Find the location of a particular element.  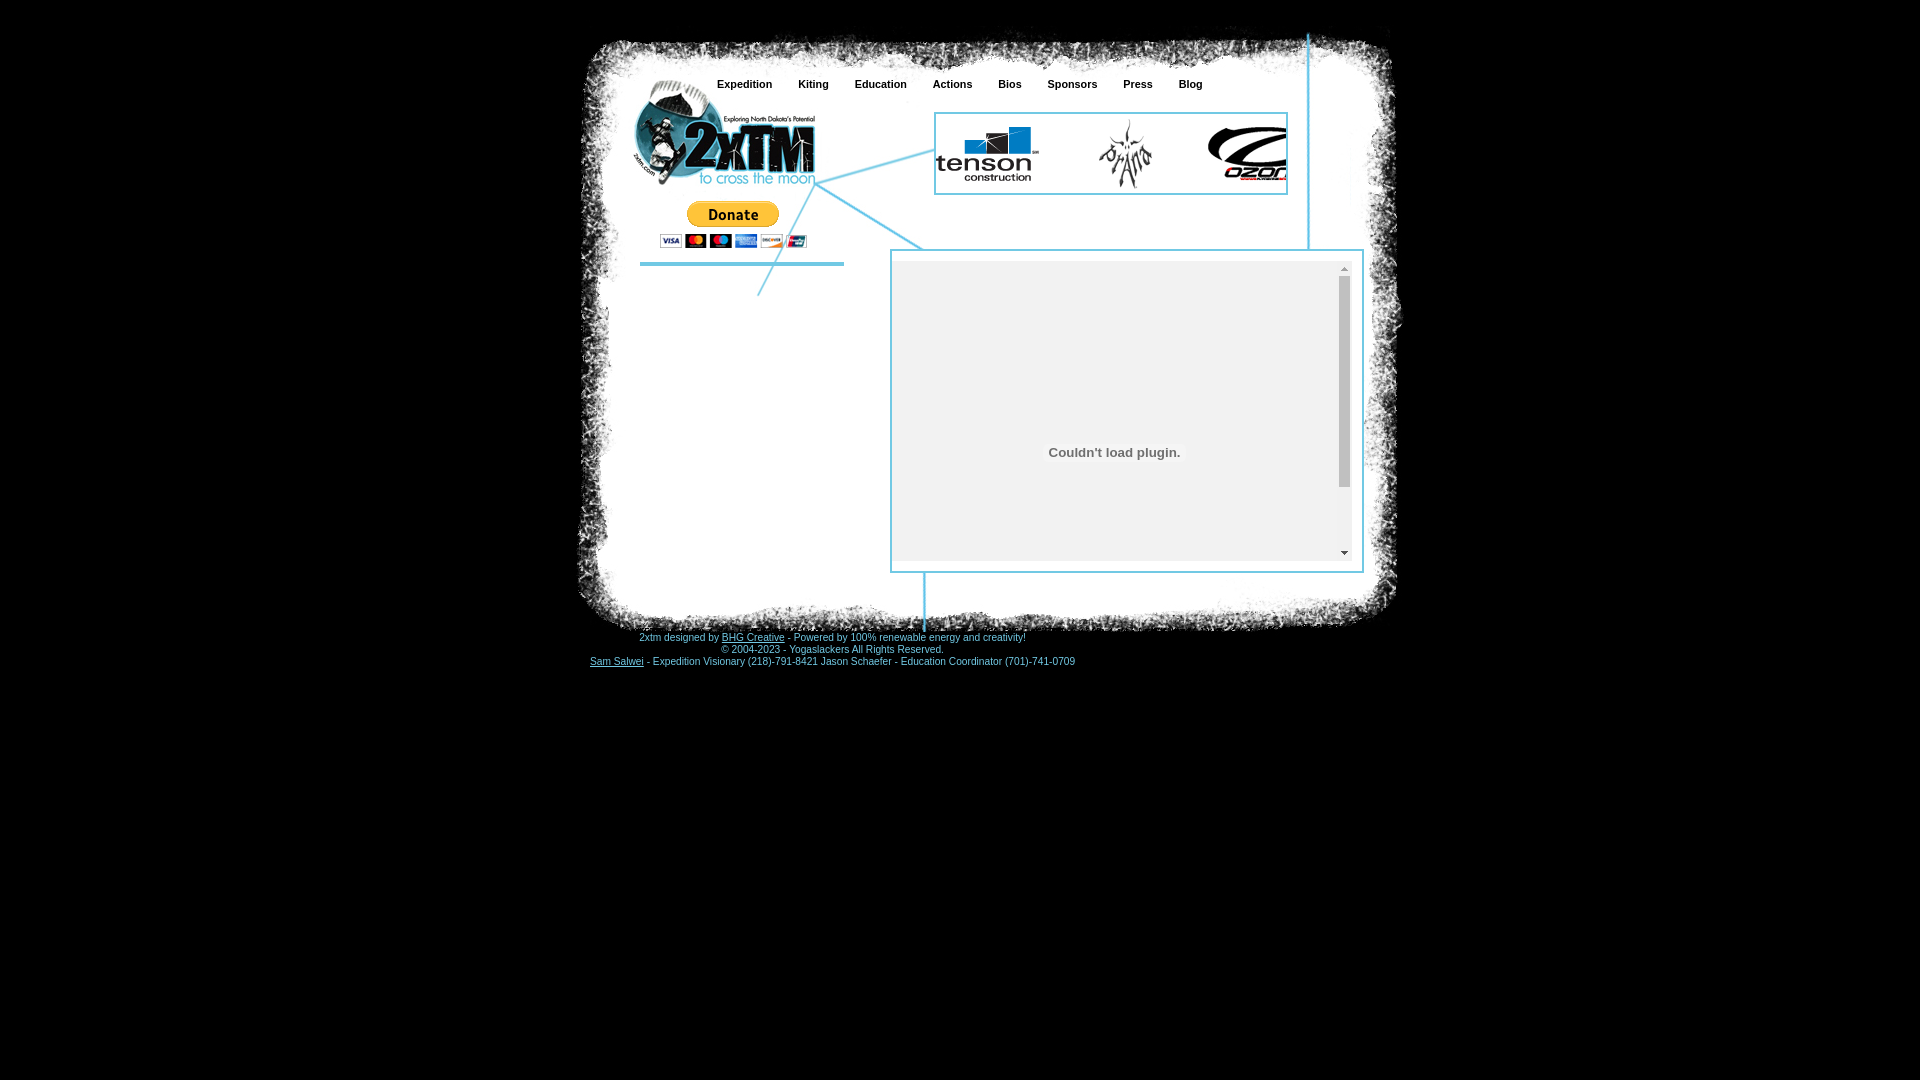

'Expedition' is located at coordinates (723, 132).